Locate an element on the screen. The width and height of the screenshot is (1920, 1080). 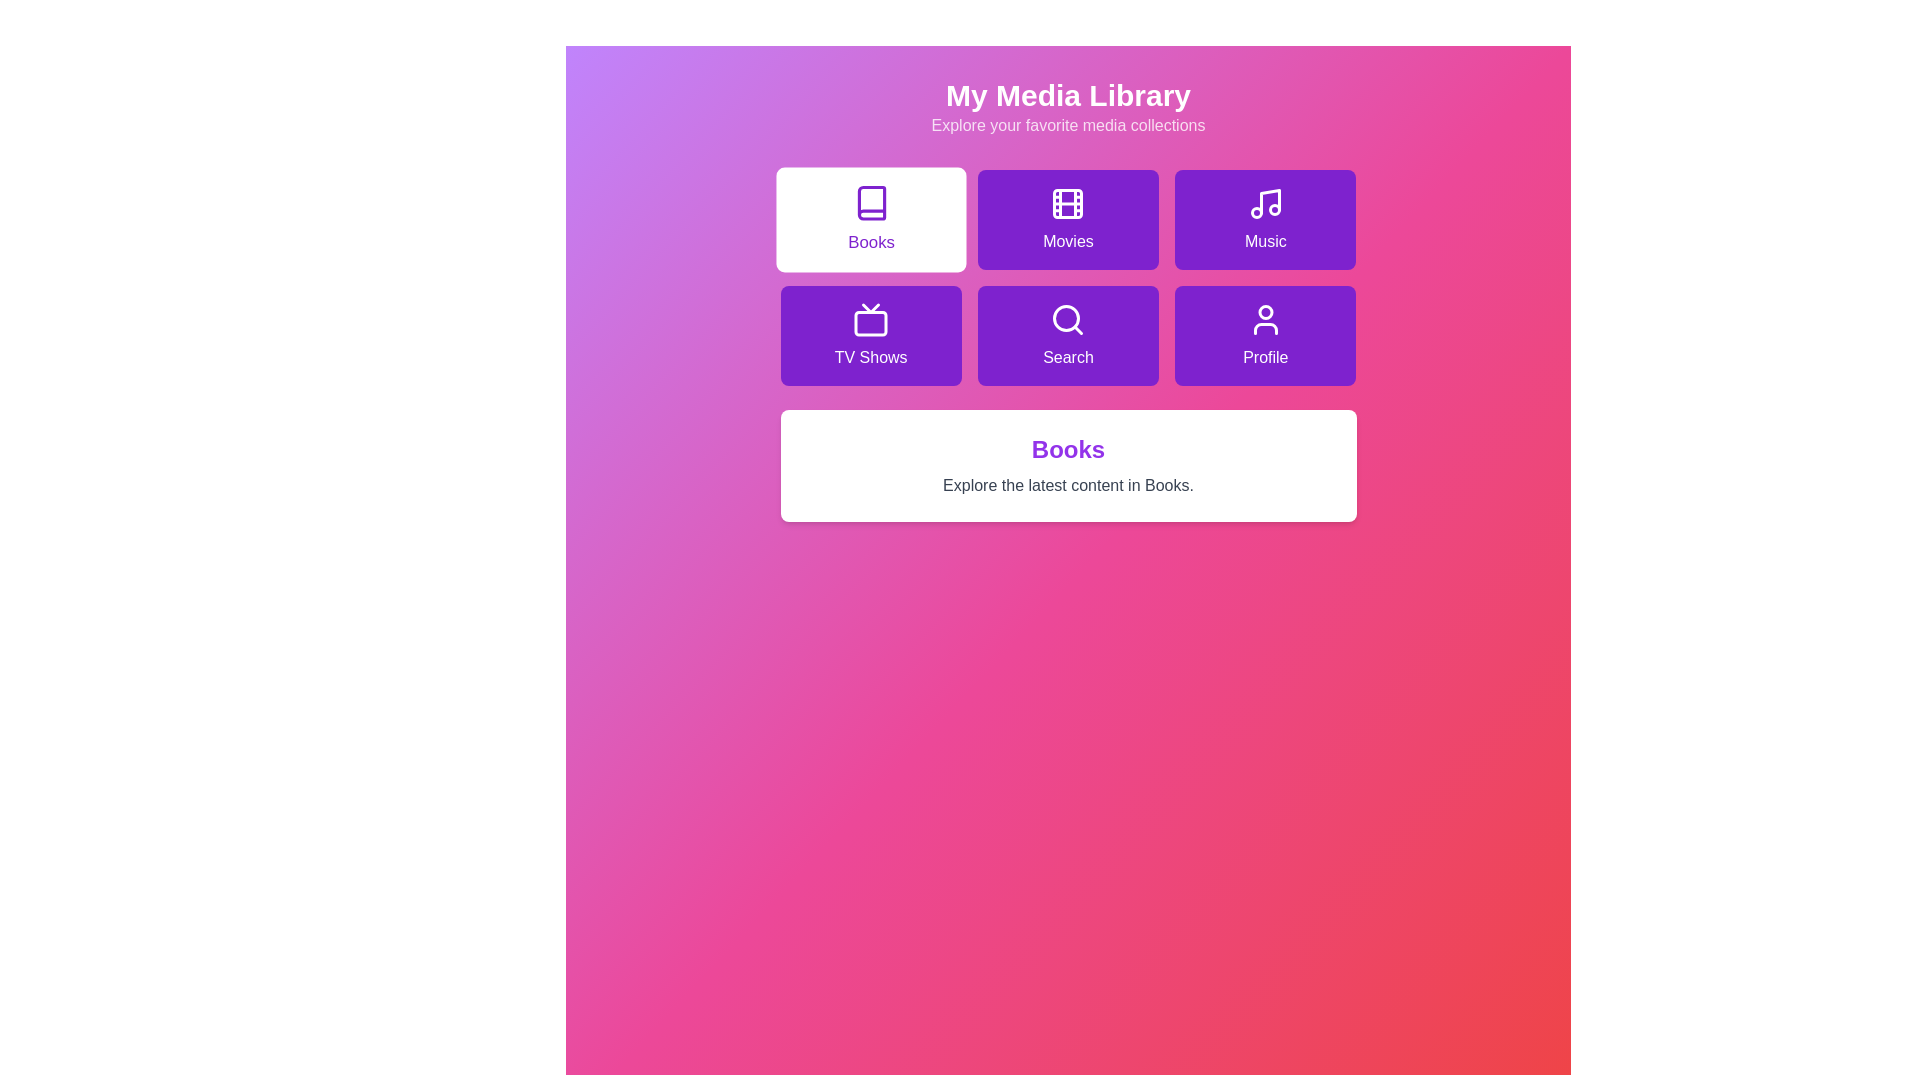
the button labeled 'Books' with a book icon, which has a rounded rectangular shape and a white background is located at coordinates (871, 219).